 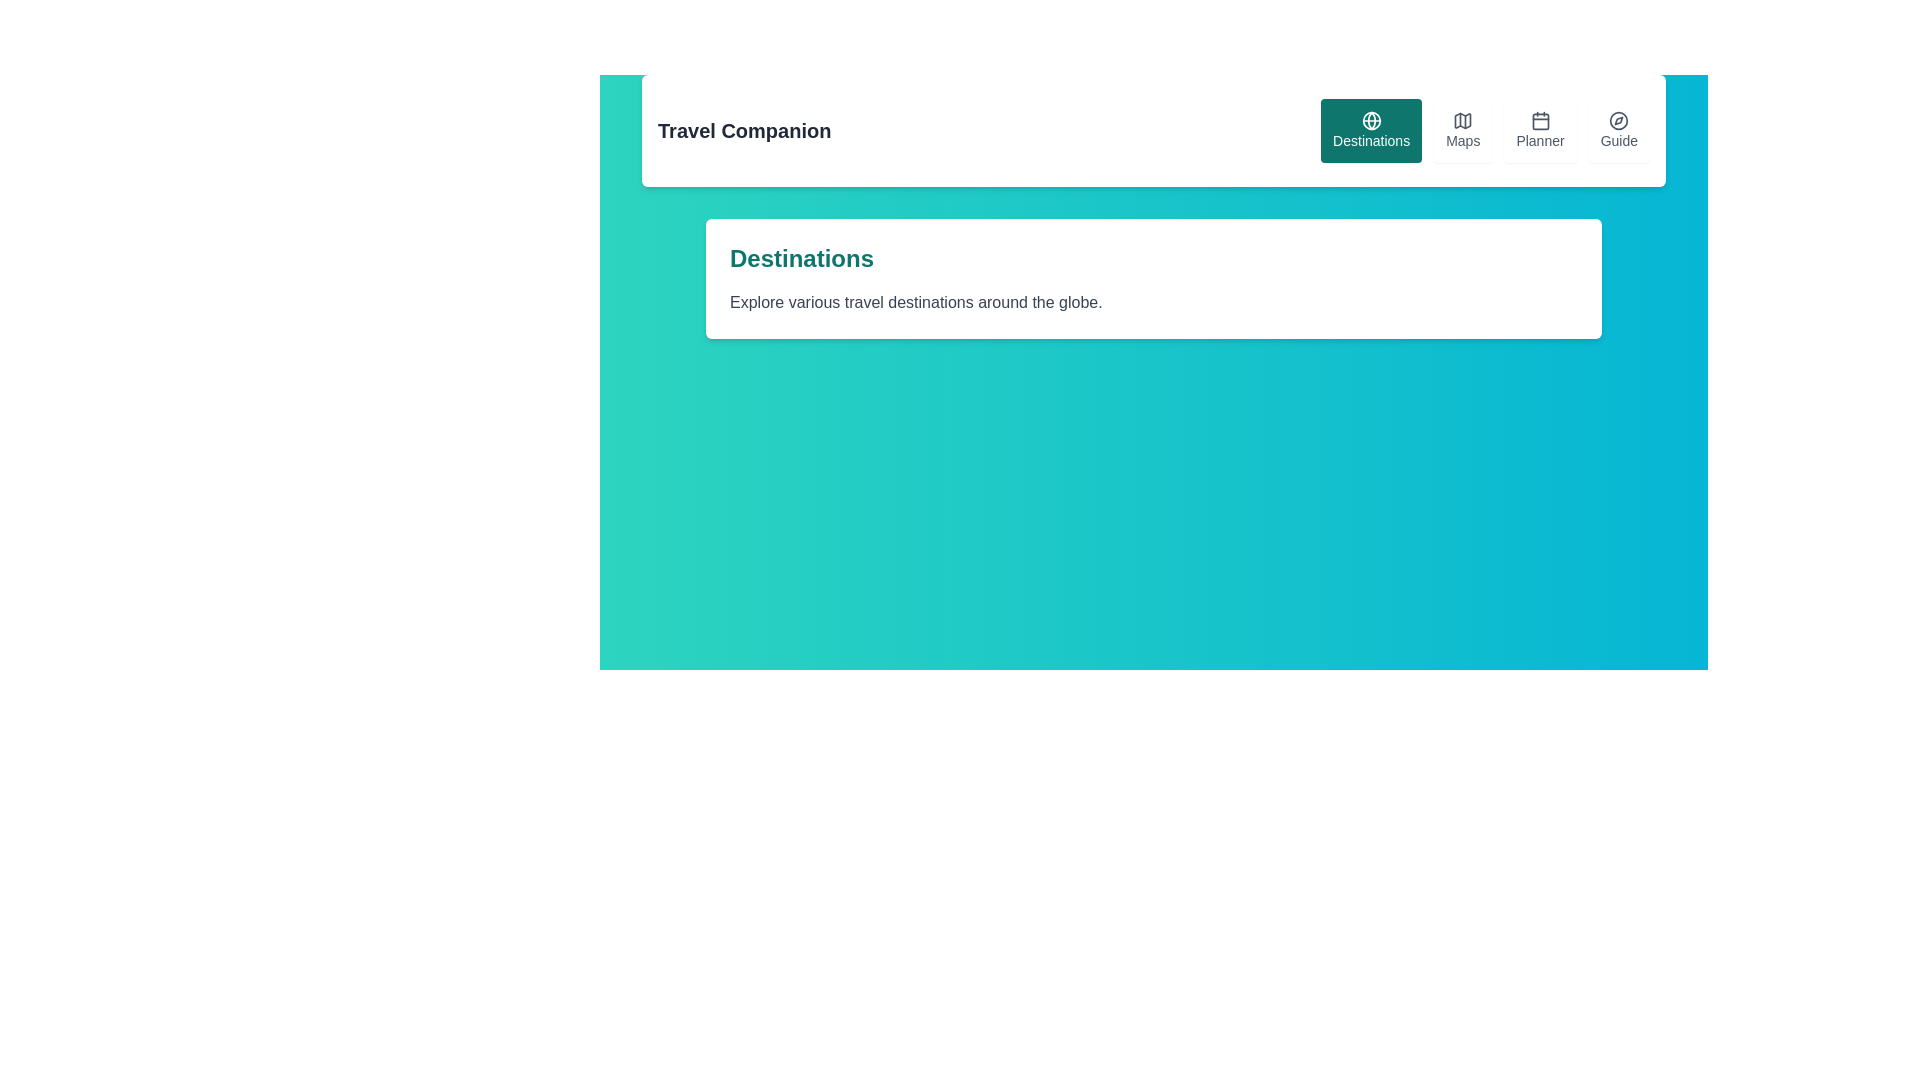 I want to click on the 'Destinations' button, so click(x=1370, y=131).